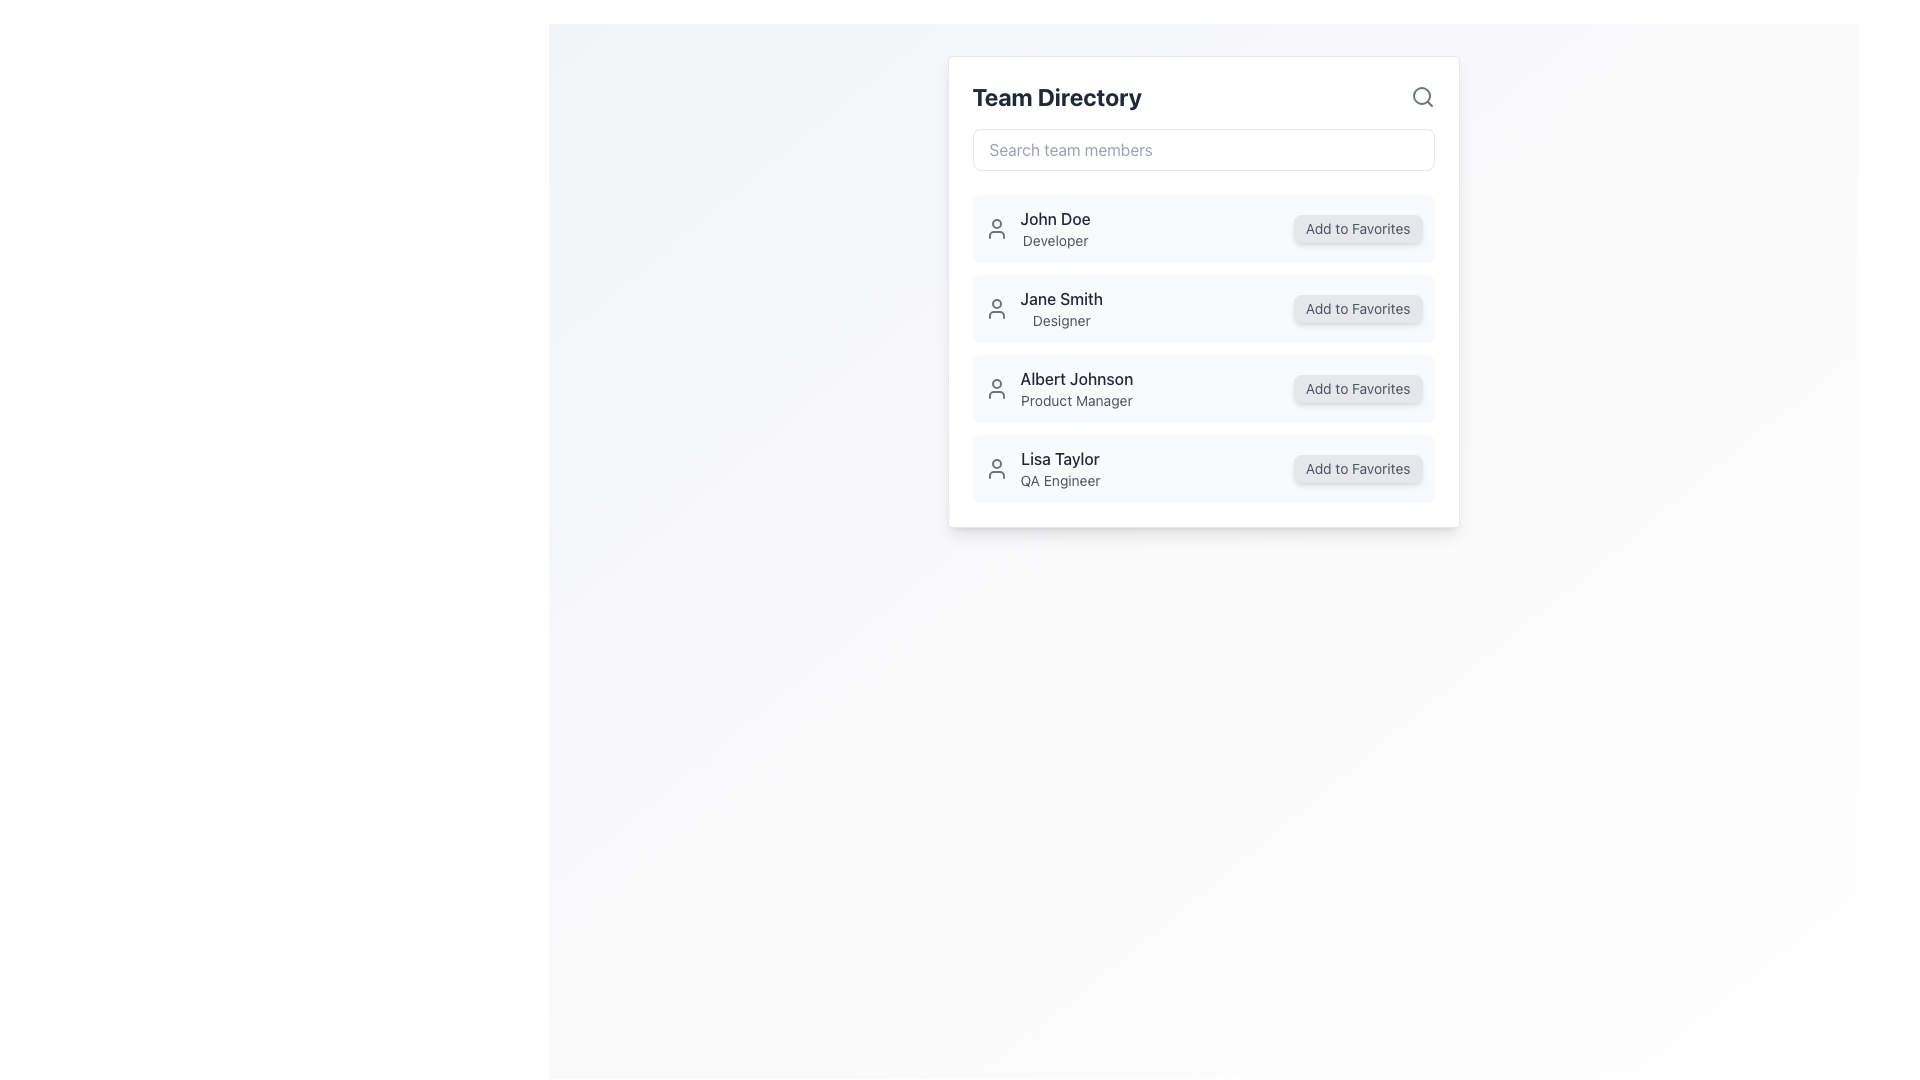  I want to click on the user entry icon for 'Albert Johnson, Product Manager', which is positioned to the left of the names in the team members list, so click(996, 389).